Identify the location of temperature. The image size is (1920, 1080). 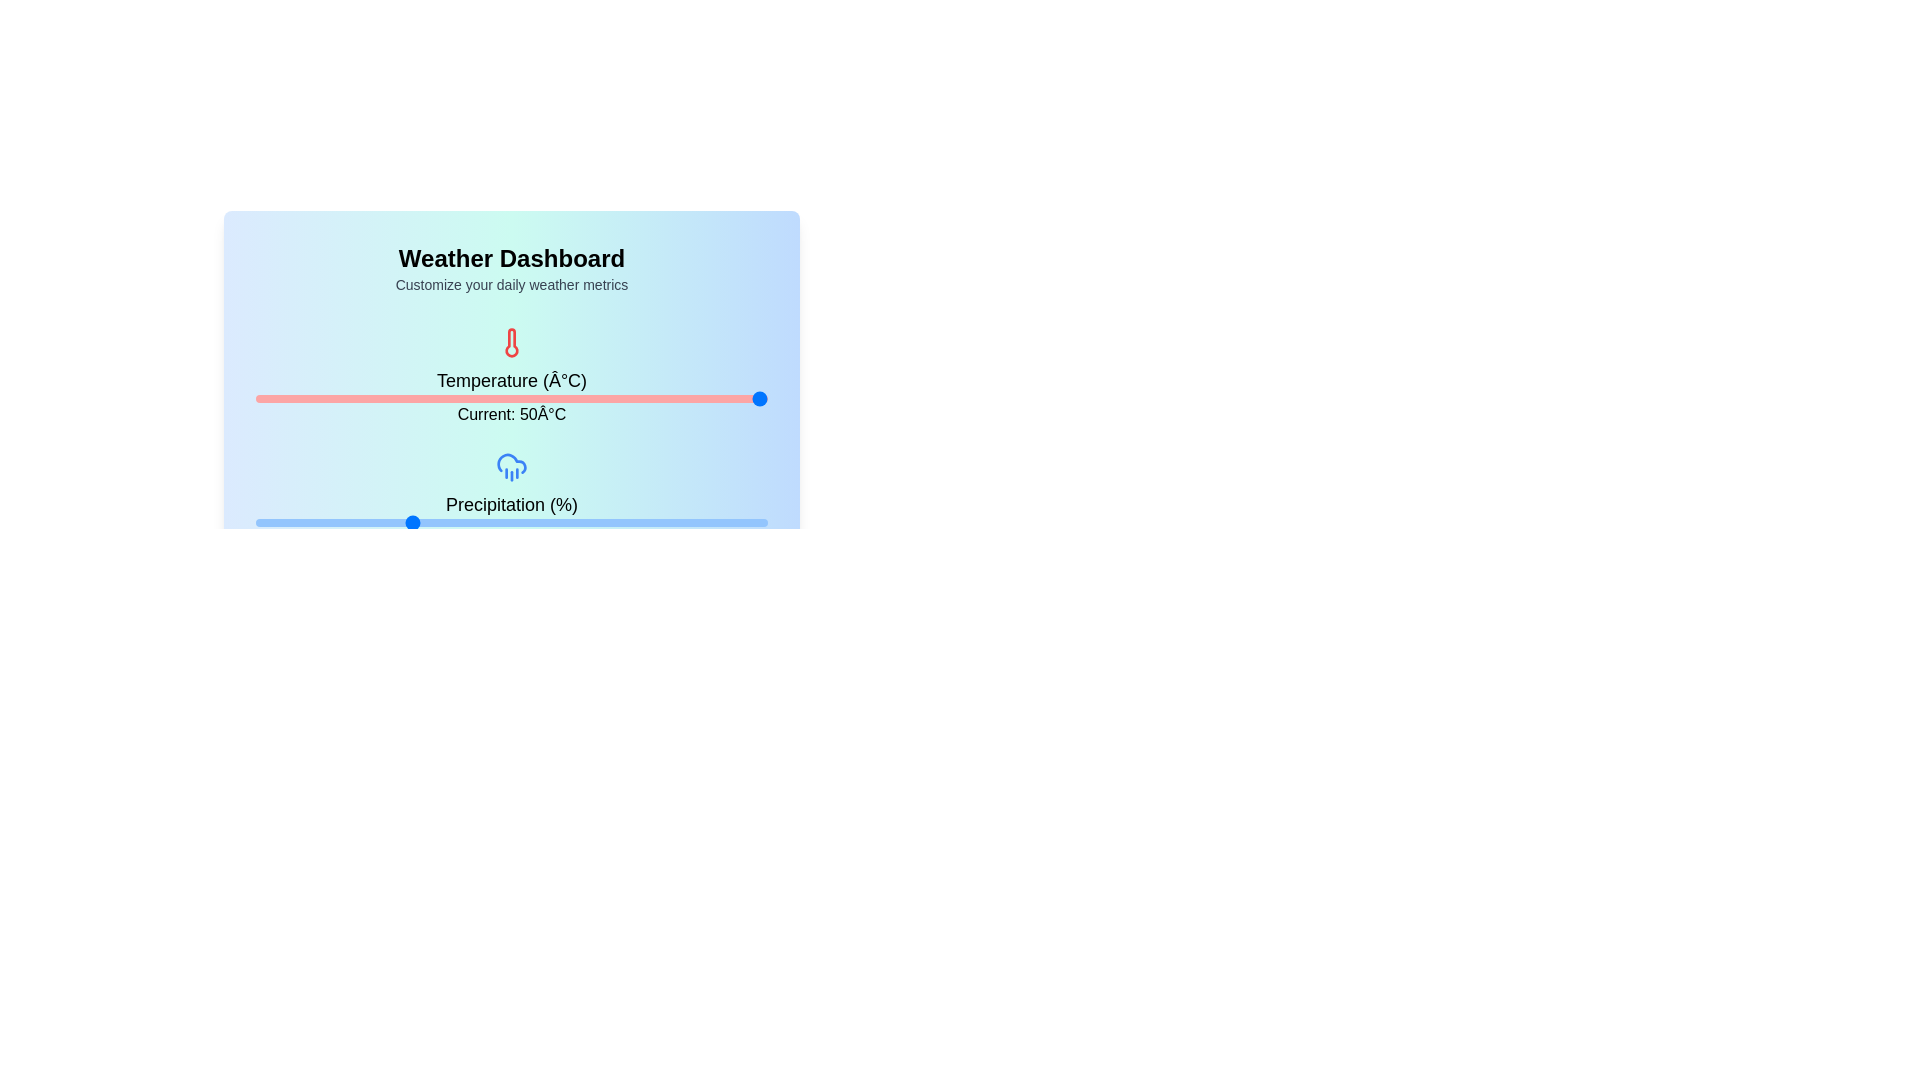
(620, 398).